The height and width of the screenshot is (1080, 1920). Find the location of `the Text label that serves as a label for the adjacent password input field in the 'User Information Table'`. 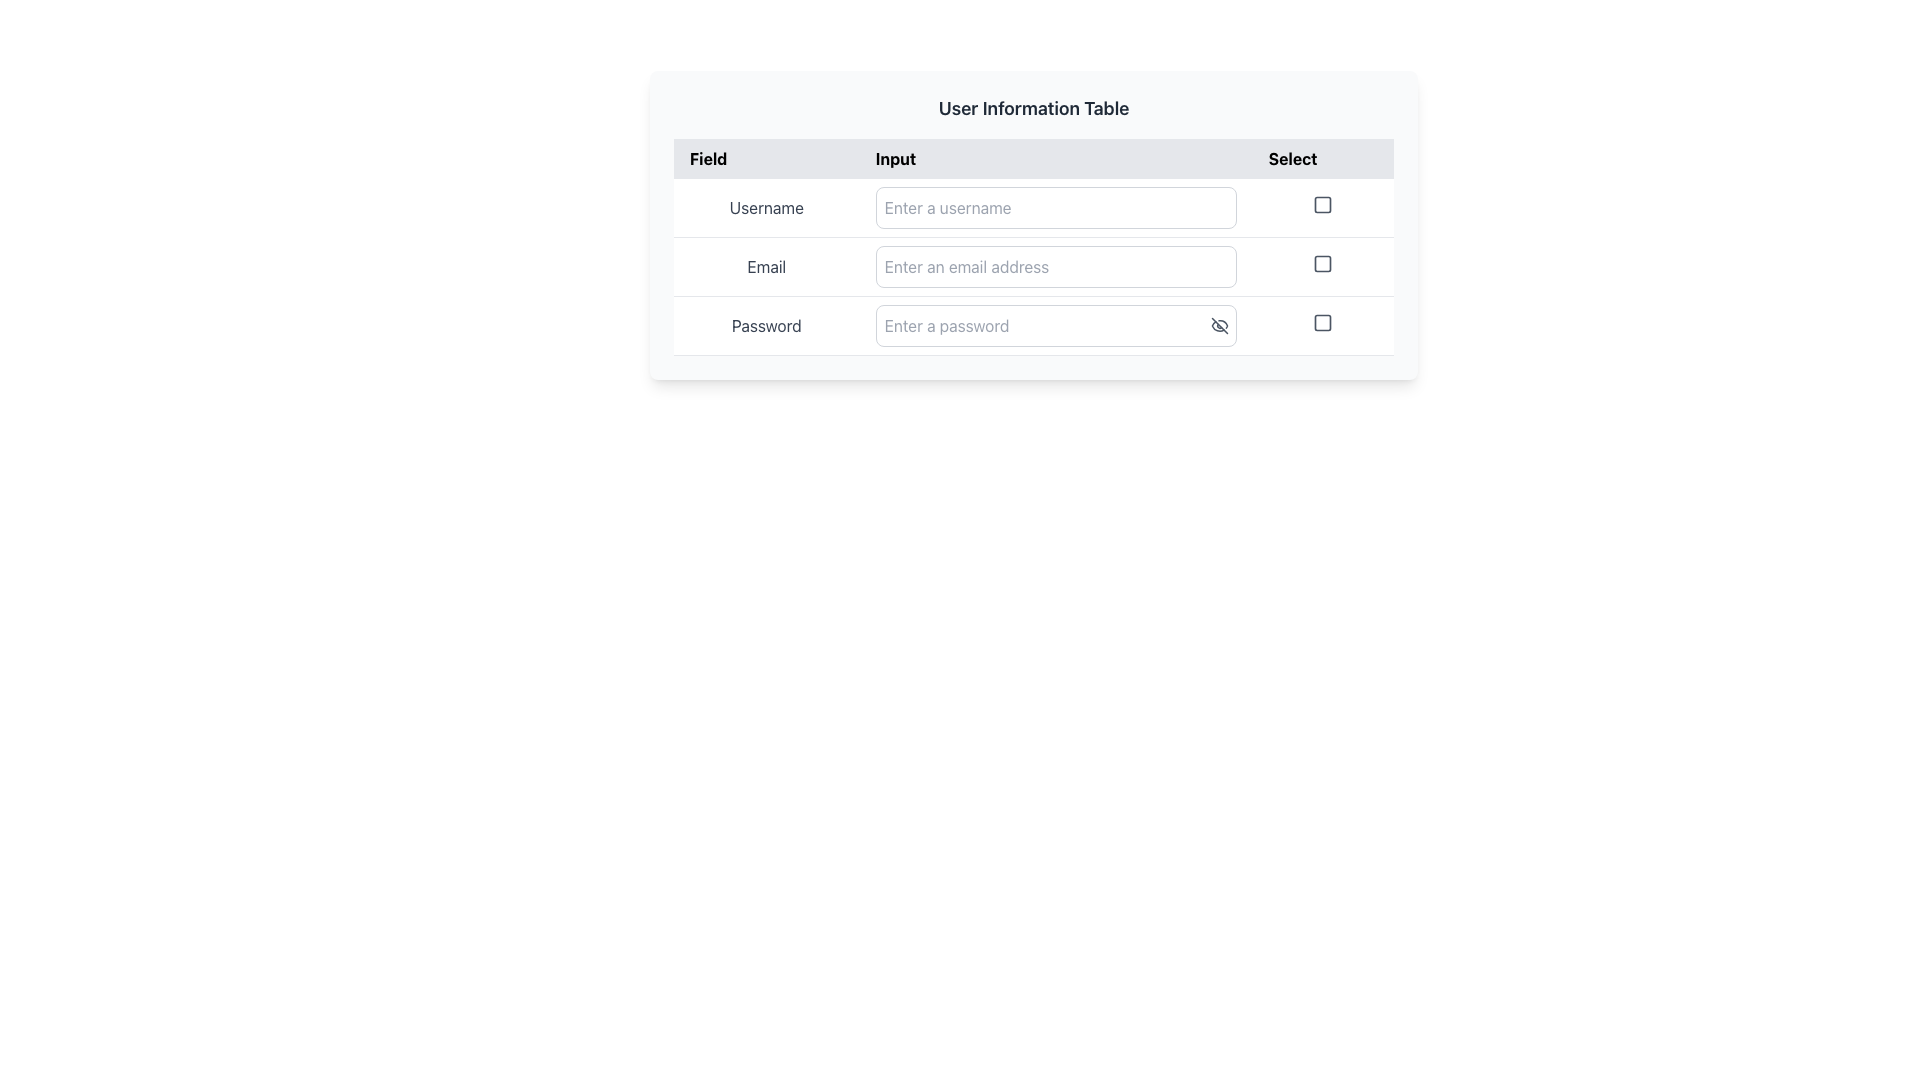

the Text label that serves as a label for the adjacent password input field in the 'User Information Table' is located at coordinates (765, 325).